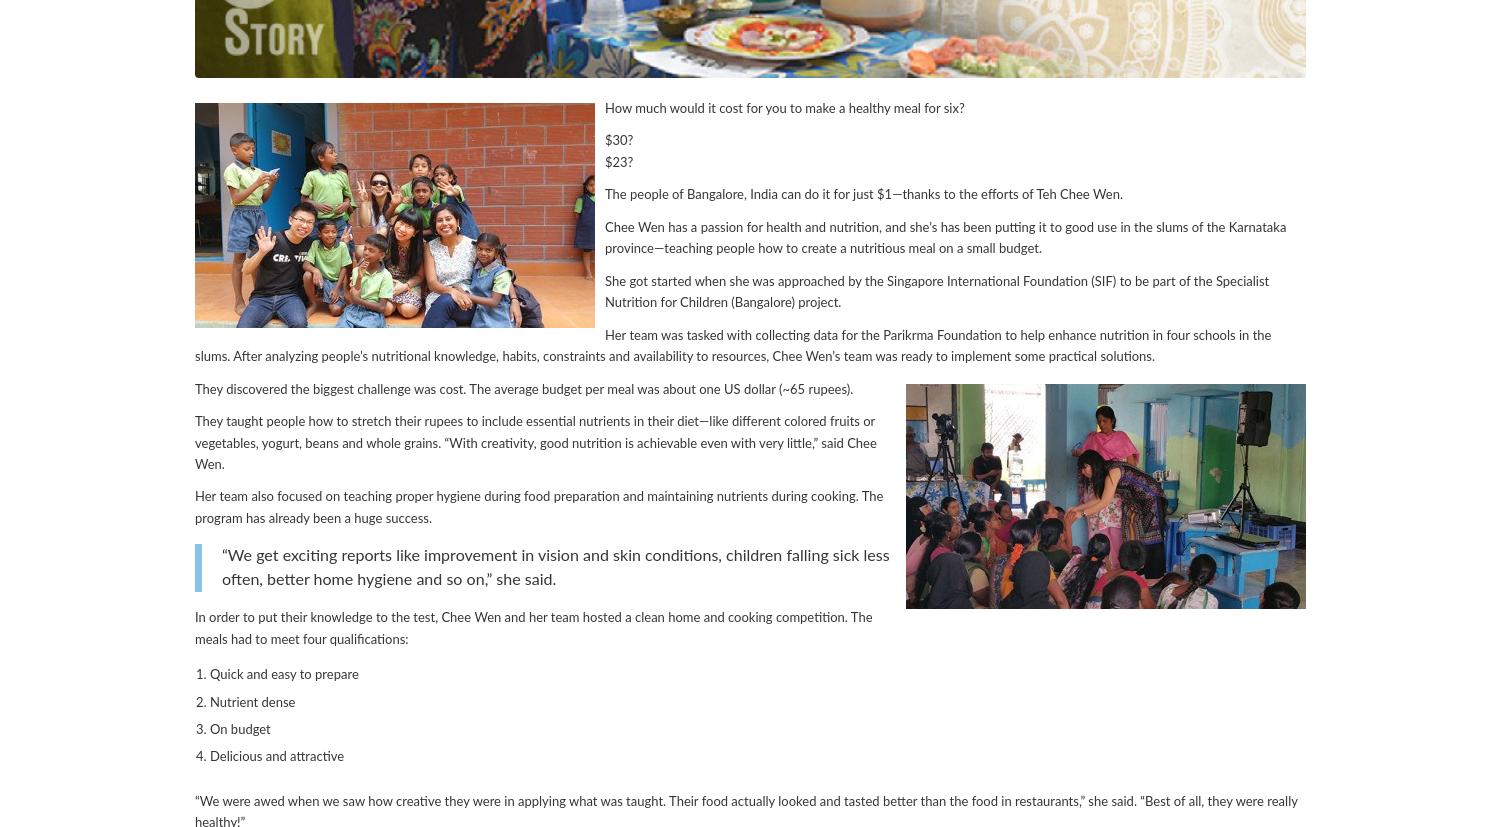 The image size is (1500, 827). I want to click on '“We get exciting reports like improvement in vision and skin conditions, children falling sick less often, better home hygiene and so on,” she said.', so click(555, 566).